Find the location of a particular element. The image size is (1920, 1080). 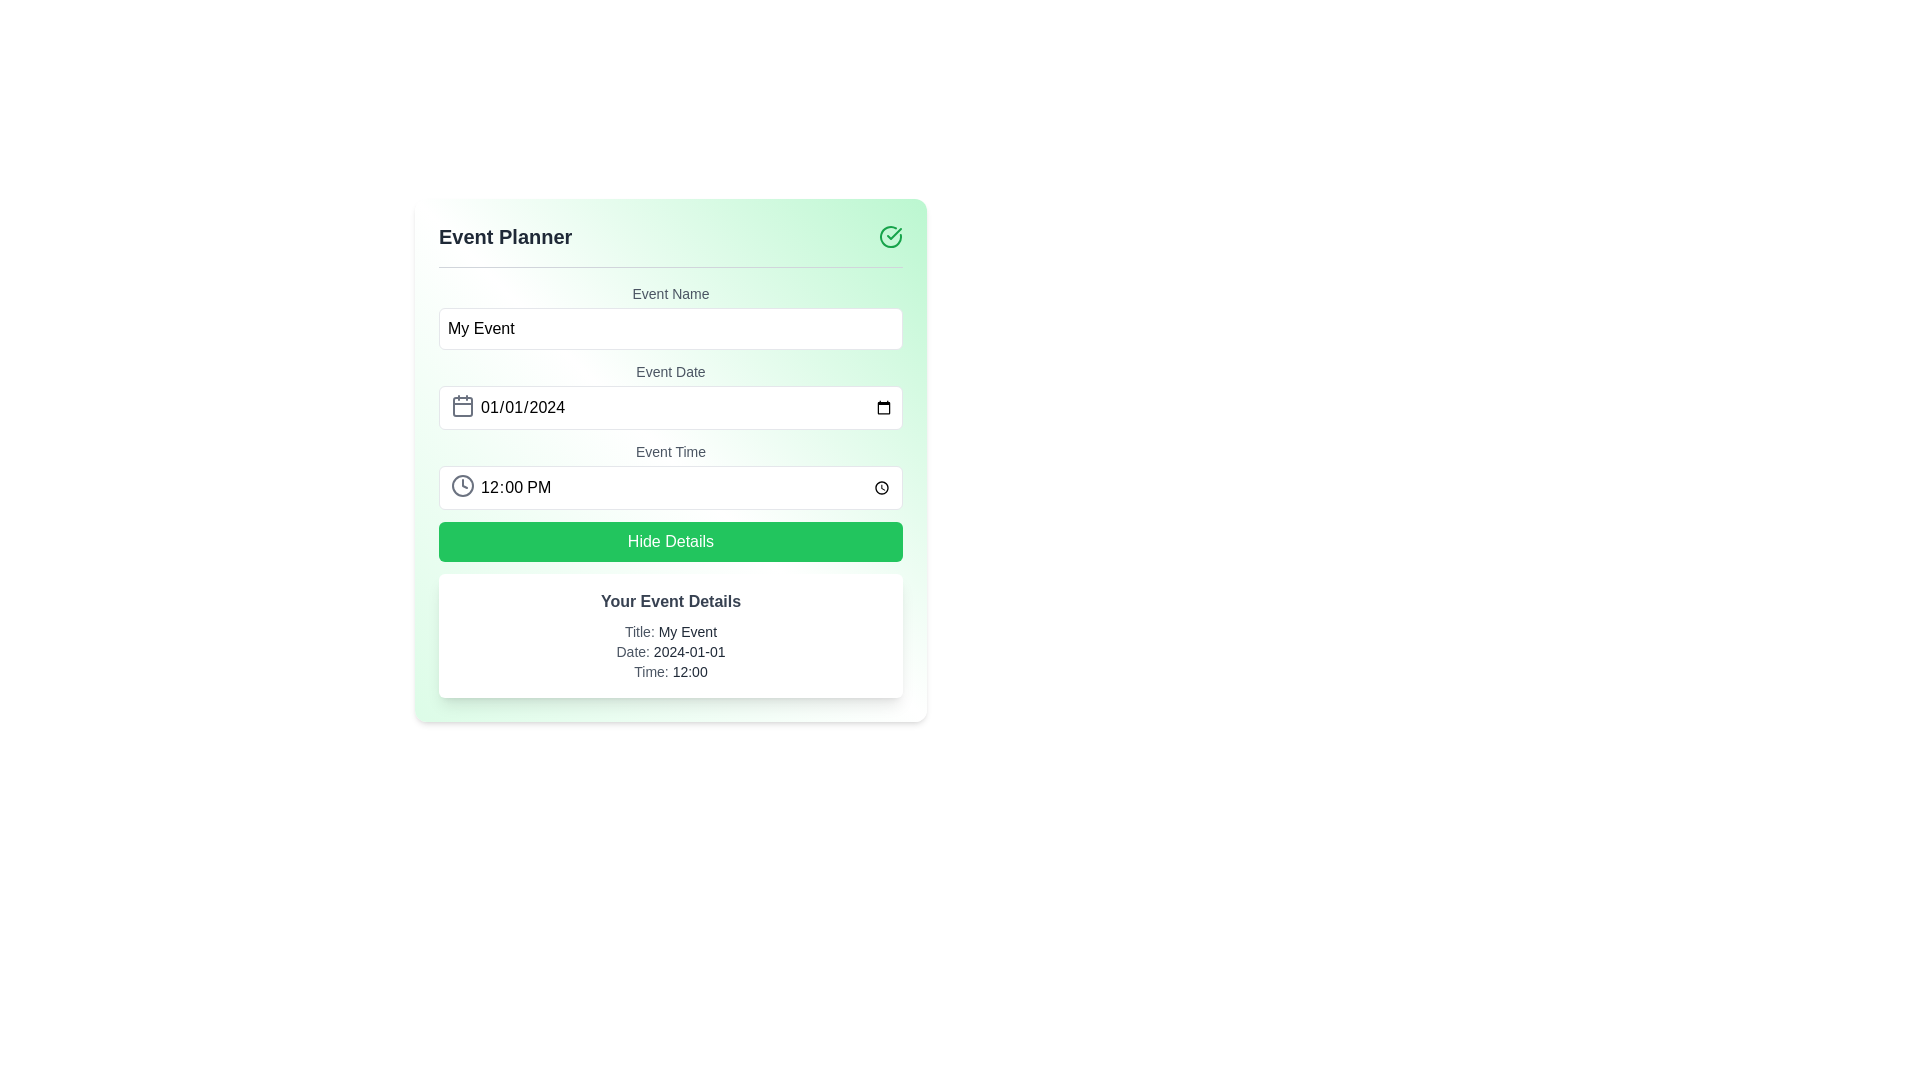

the 'Event Time' input field located below the 'Event Date' input field within the 'Event Planner' form is located at coordinates (671, 486).